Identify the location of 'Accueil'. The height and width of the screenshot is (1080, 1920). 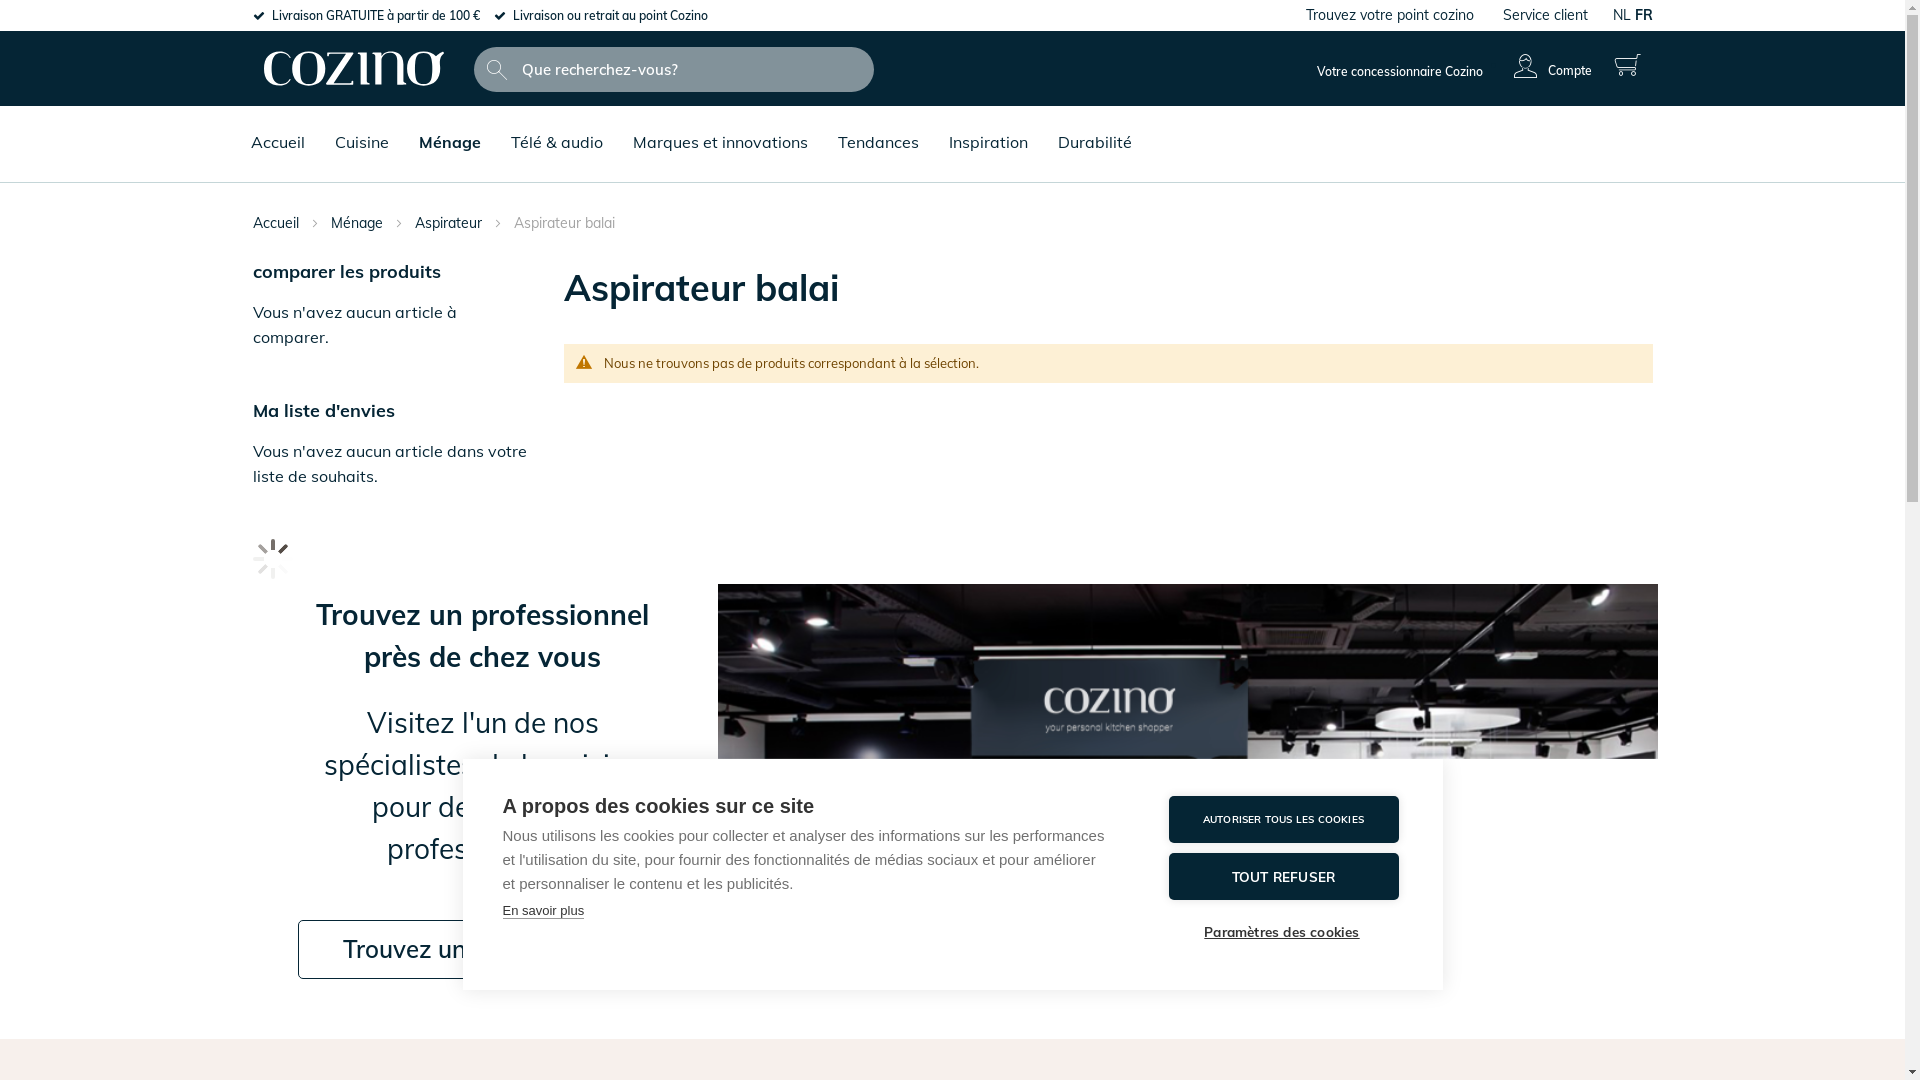
(276, 223).